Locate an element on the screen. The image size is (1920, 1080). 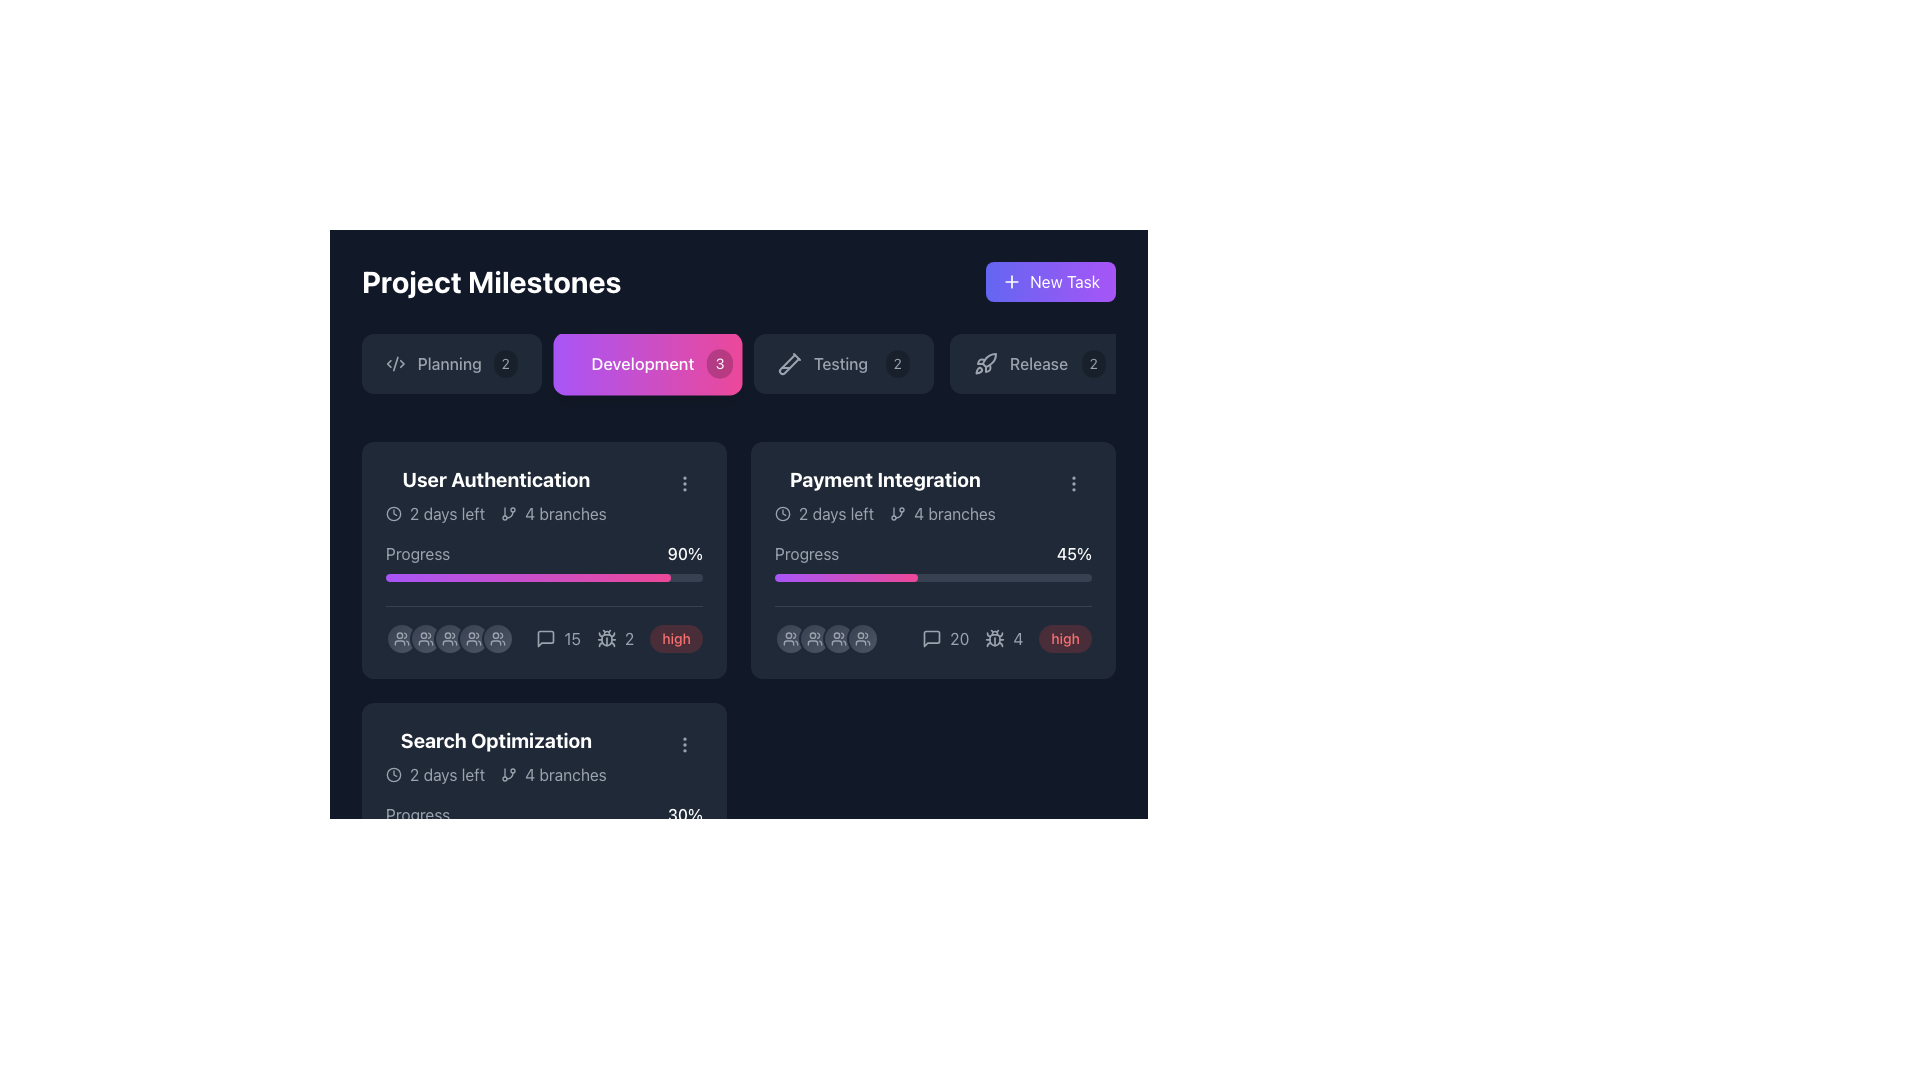
progress status displayed as '30%' in the Text display located at the bottom of the 'Search Optimization' panel, just above the horizontal progress bar is located at coordinates (544, 814).